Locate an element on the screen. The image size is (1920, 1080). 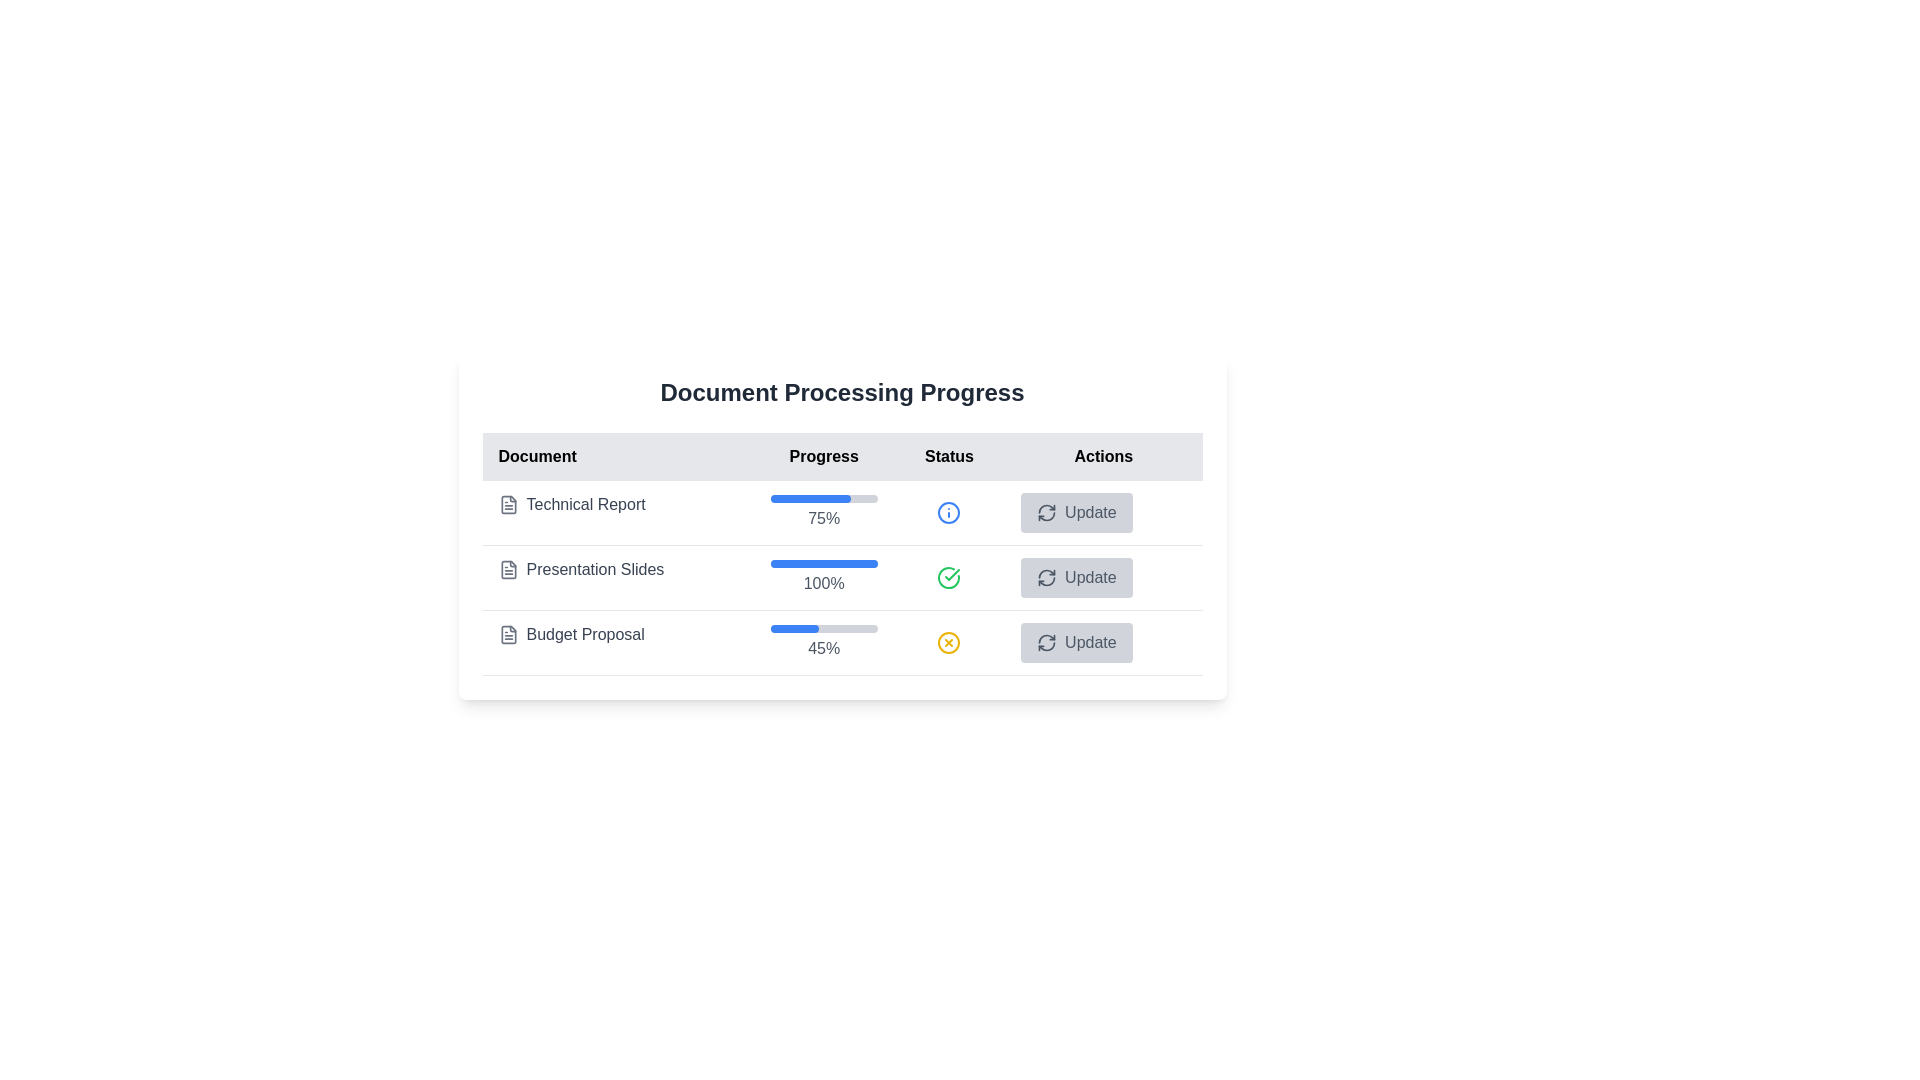
the Progress bar representing the progress status of the 'Budget Proposal' task, which displays a blue fill and indicates '45%' is located at coordinates (824, 627).